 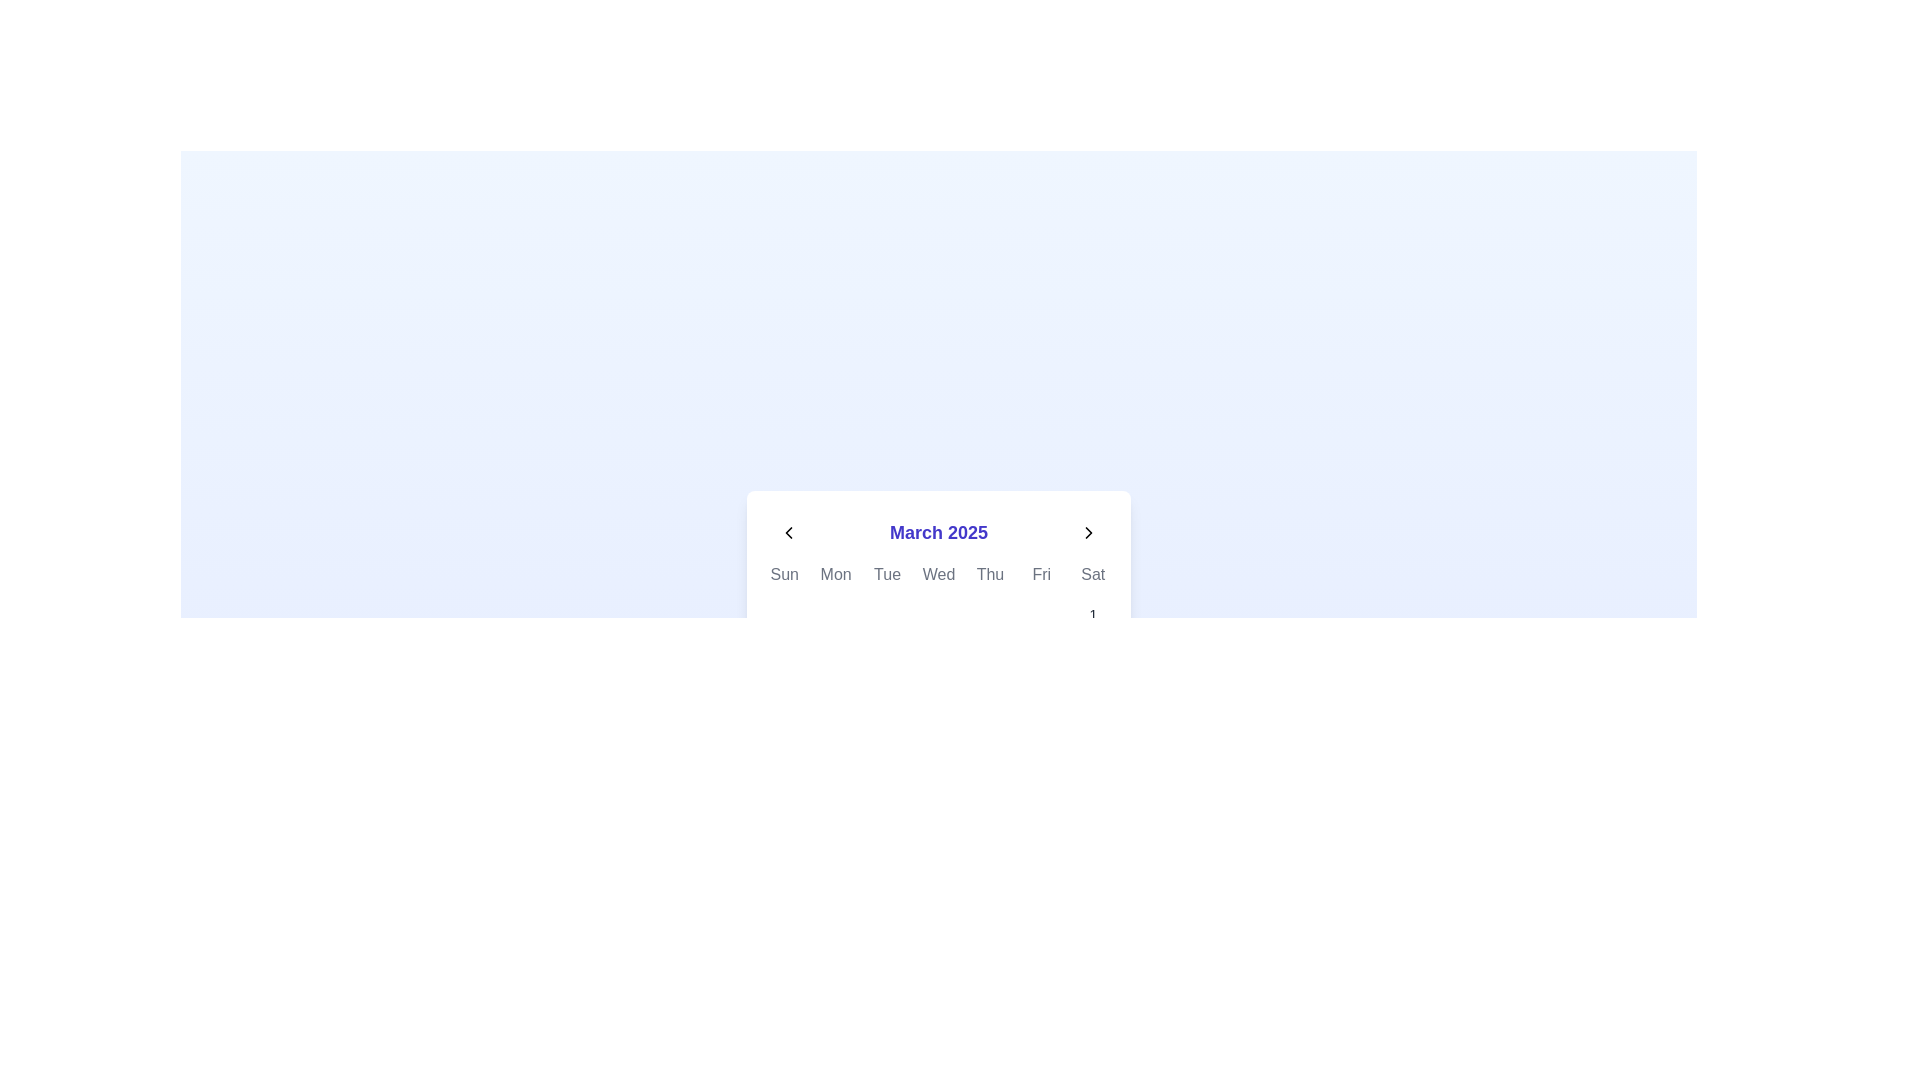 What do you see at coordinates (1092, 663) in the screenshot?
I see `the button labeled '8' located in the 7th column and 3rd row beneath the 'March 2025' panel` at bounding box center [1092, 663].